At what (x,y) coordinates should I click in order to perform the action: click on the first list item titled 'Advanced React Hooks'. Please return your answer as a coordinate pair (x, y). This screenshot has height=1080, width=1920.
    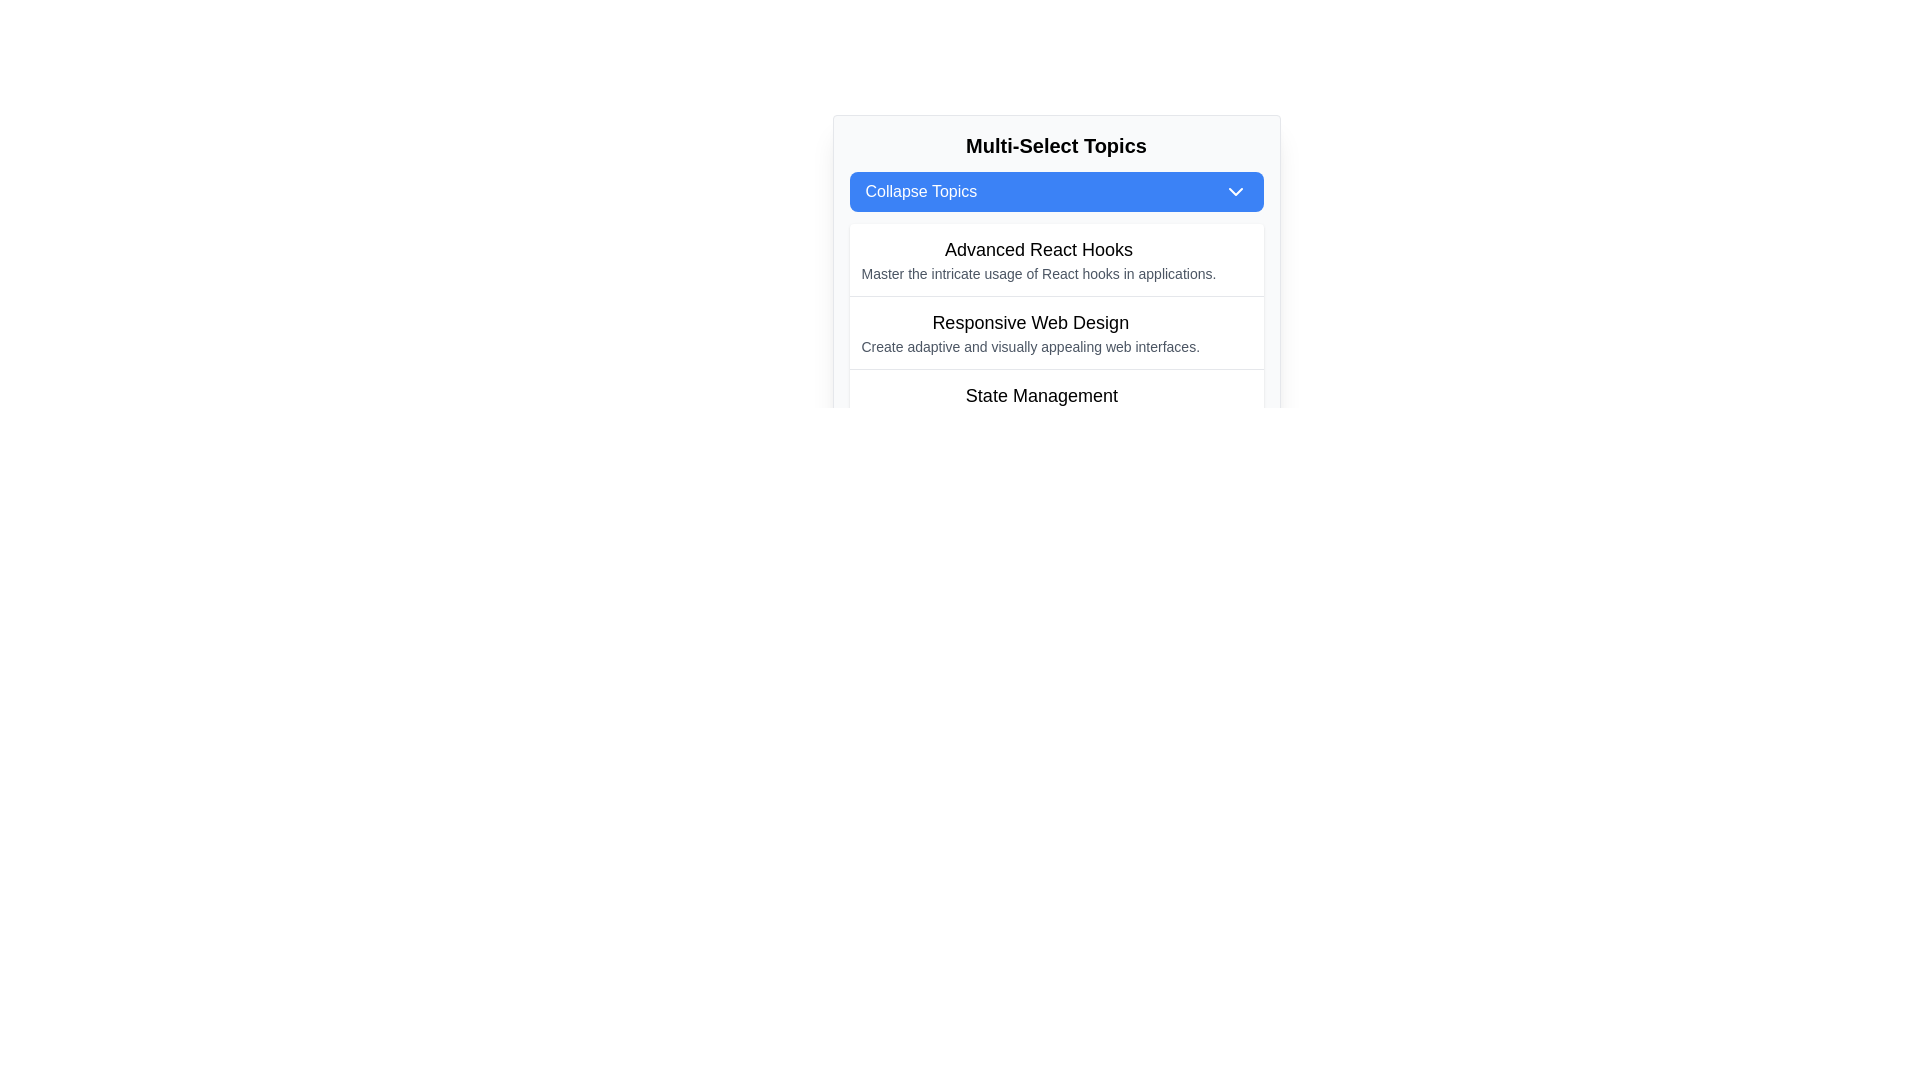
    Looking at the image, I should click on (1038, 258).